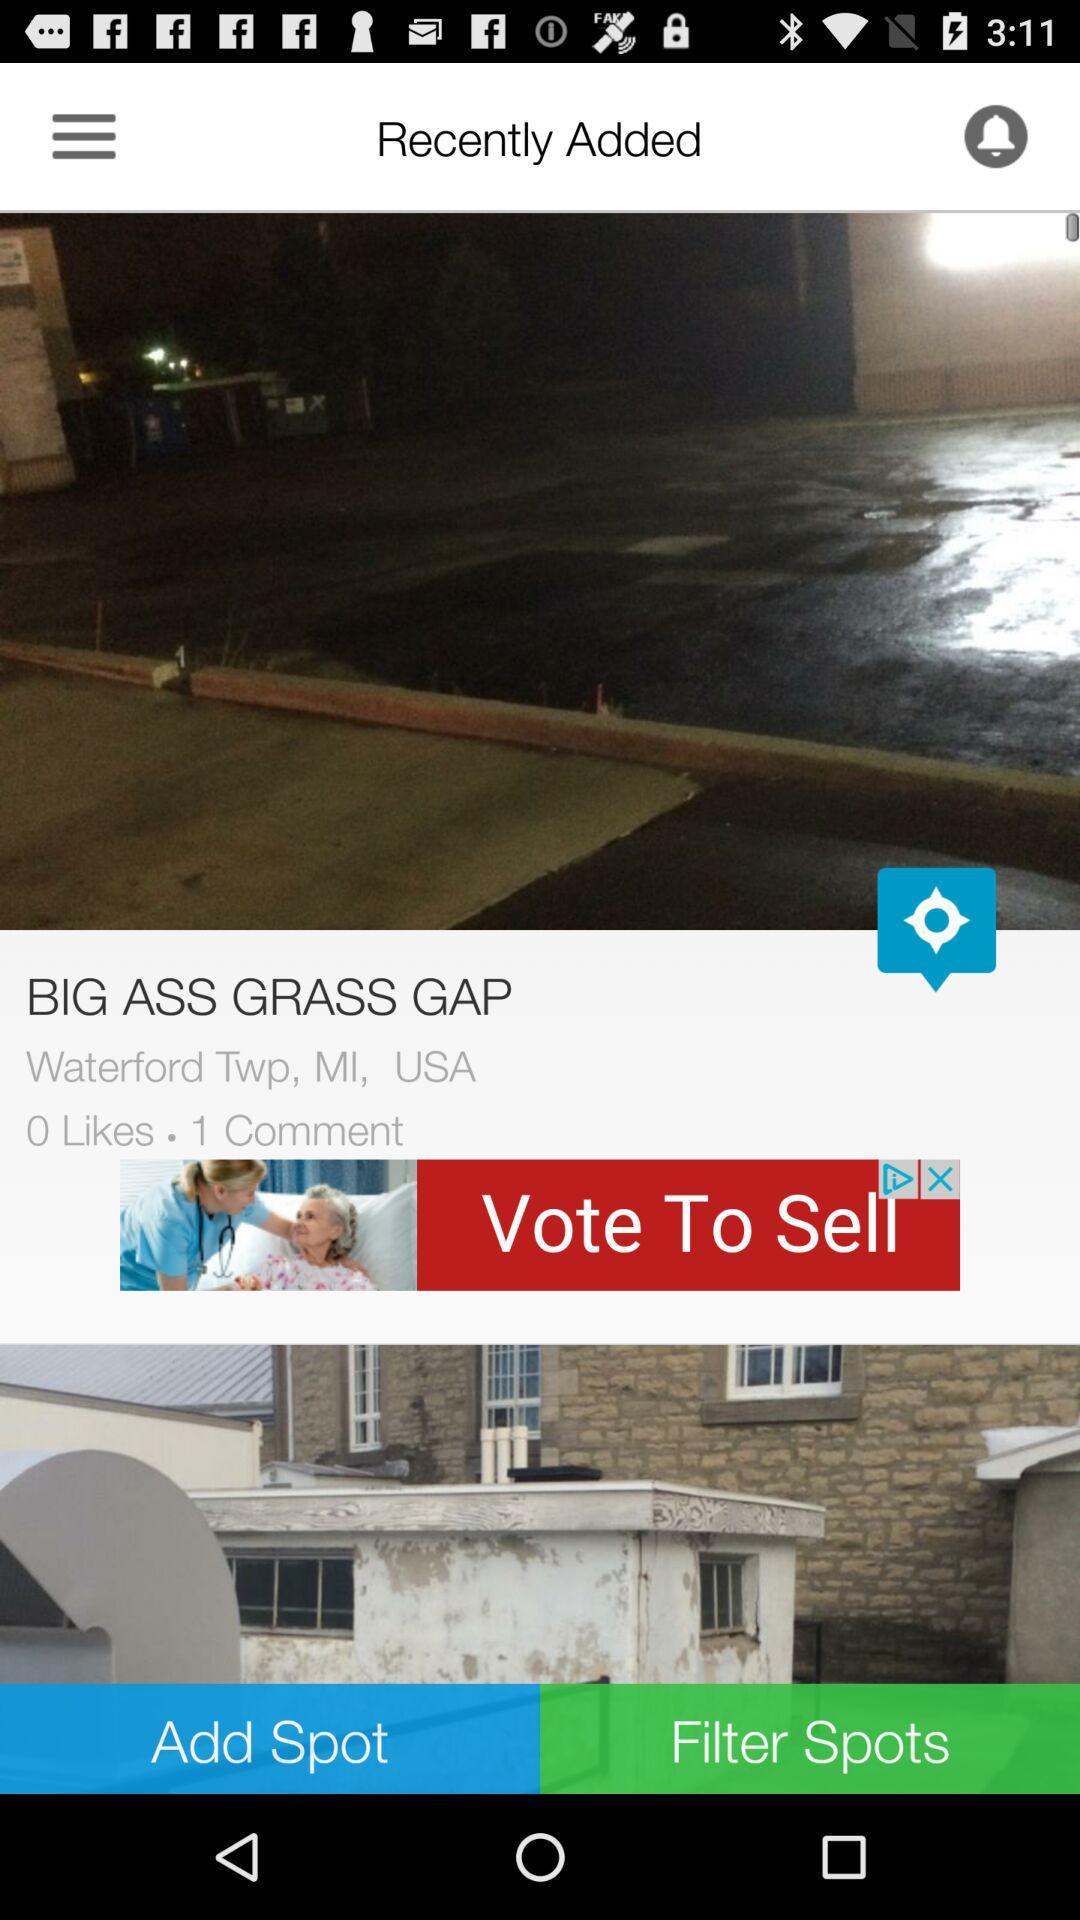 The image size is (1080, 1920). What do you see at coordinates (83, 135) in the screenshot?
I see `options` at bounding box center [83, 135].